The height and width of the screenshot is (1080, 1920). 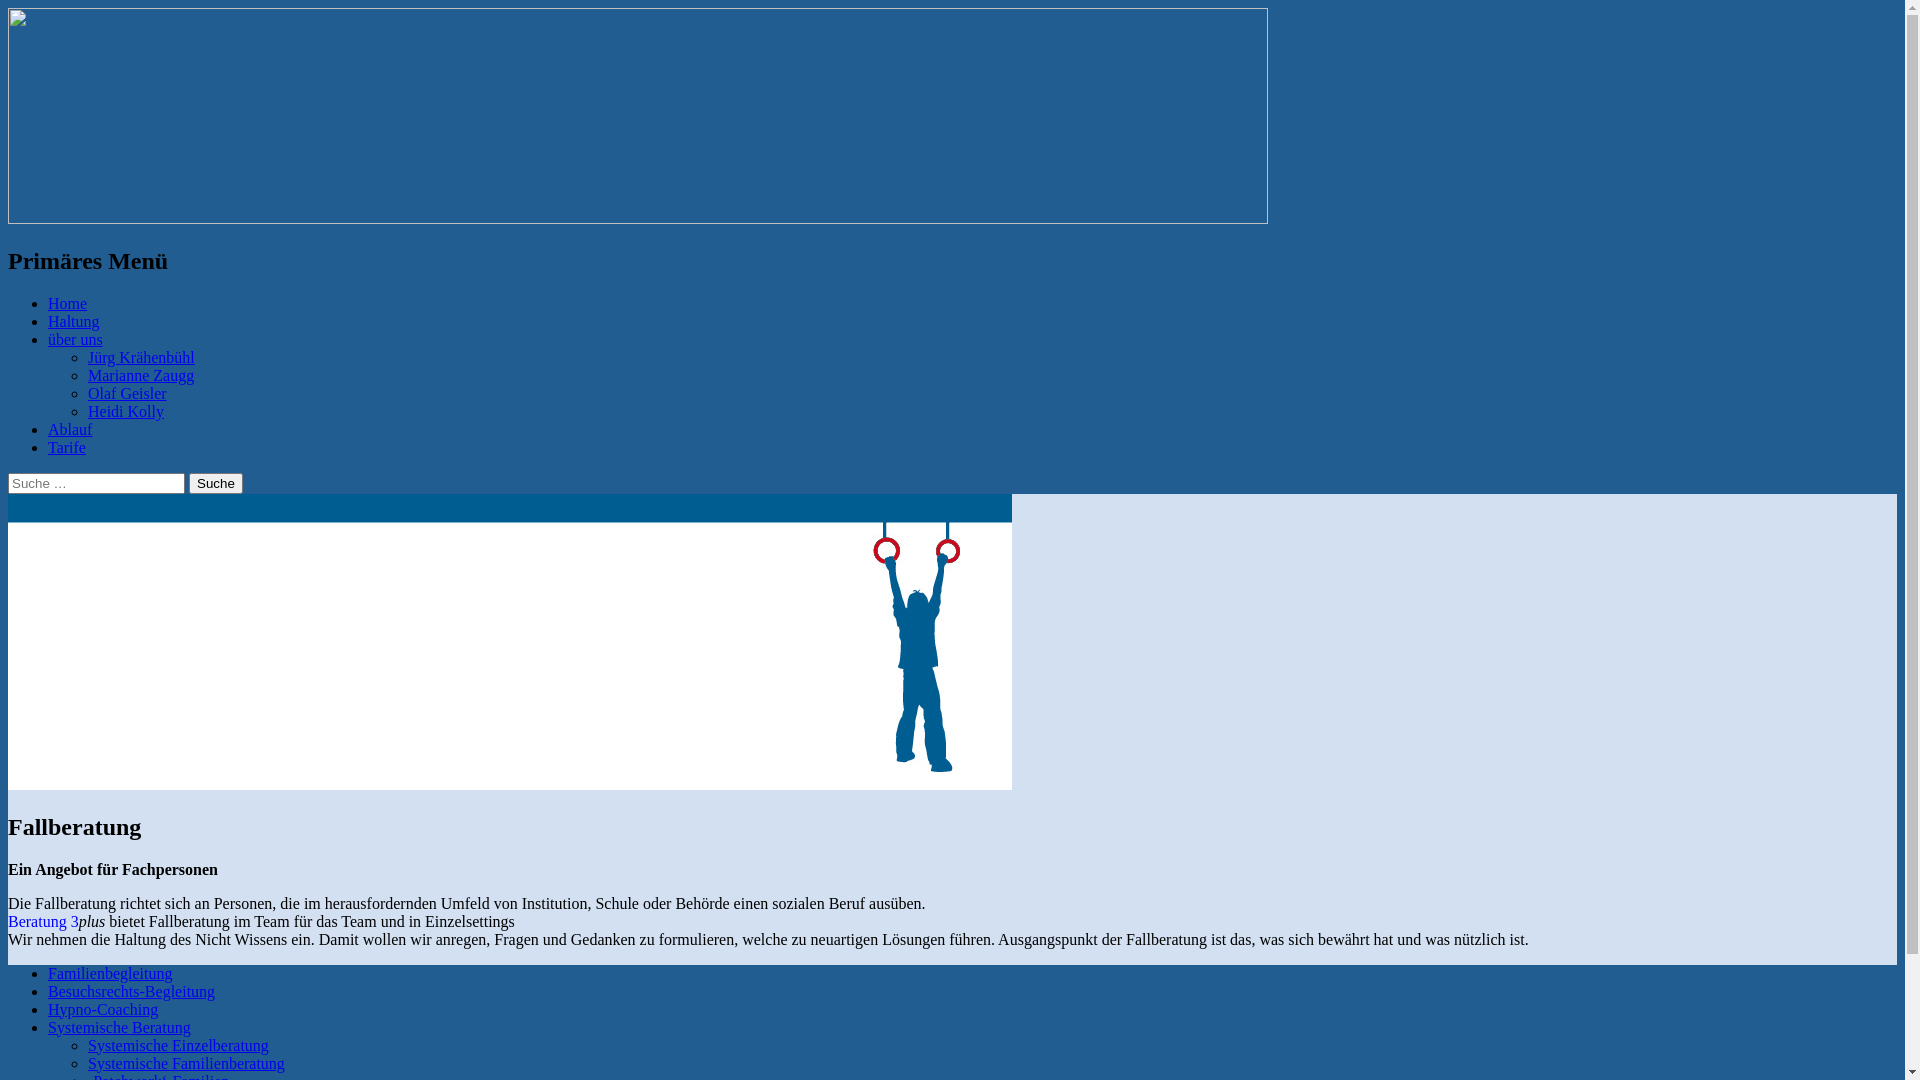 I want to click on 'Home', so click(x=67, y=303).